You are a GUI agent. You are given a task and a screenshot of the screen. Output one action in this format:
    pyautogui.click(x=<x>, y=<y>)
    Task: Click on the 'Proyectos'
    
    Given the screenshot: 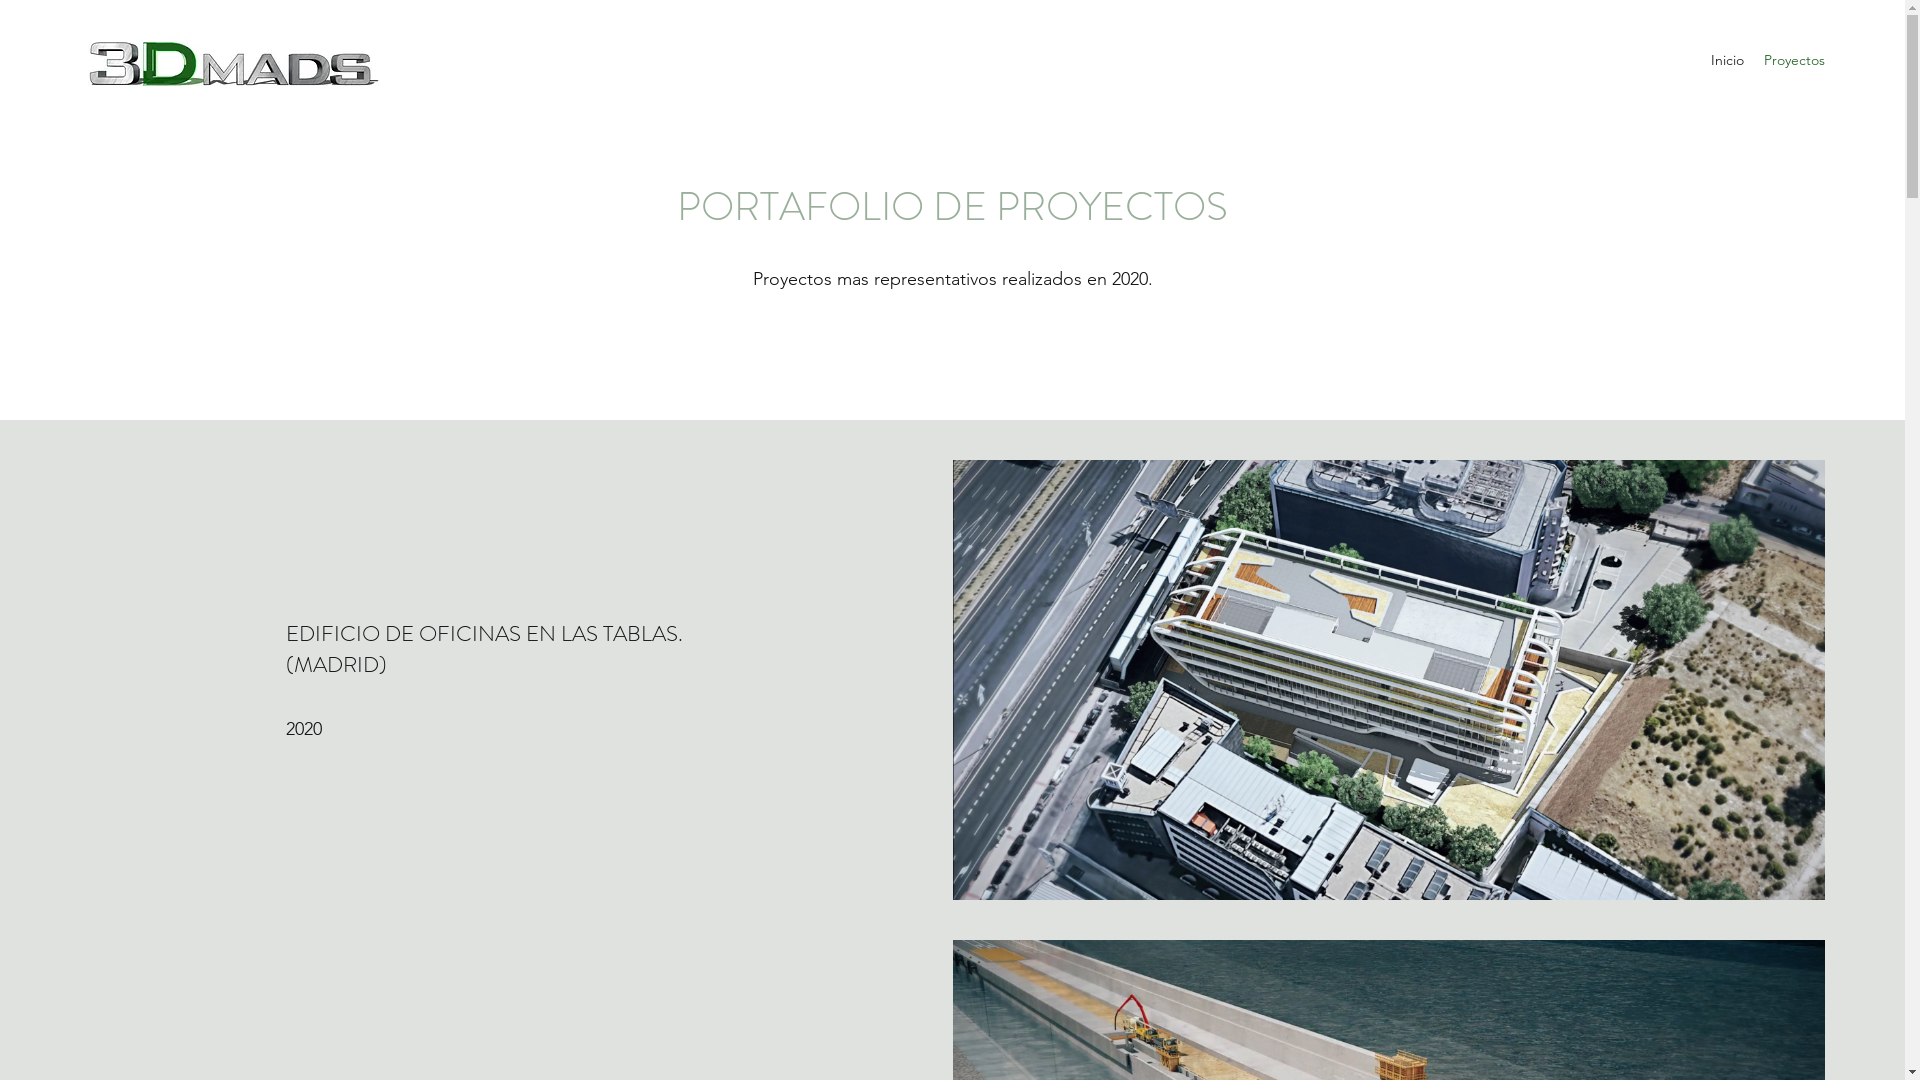 What is the action you would take?
    pyautogui.click(x=1752, y=59)
    